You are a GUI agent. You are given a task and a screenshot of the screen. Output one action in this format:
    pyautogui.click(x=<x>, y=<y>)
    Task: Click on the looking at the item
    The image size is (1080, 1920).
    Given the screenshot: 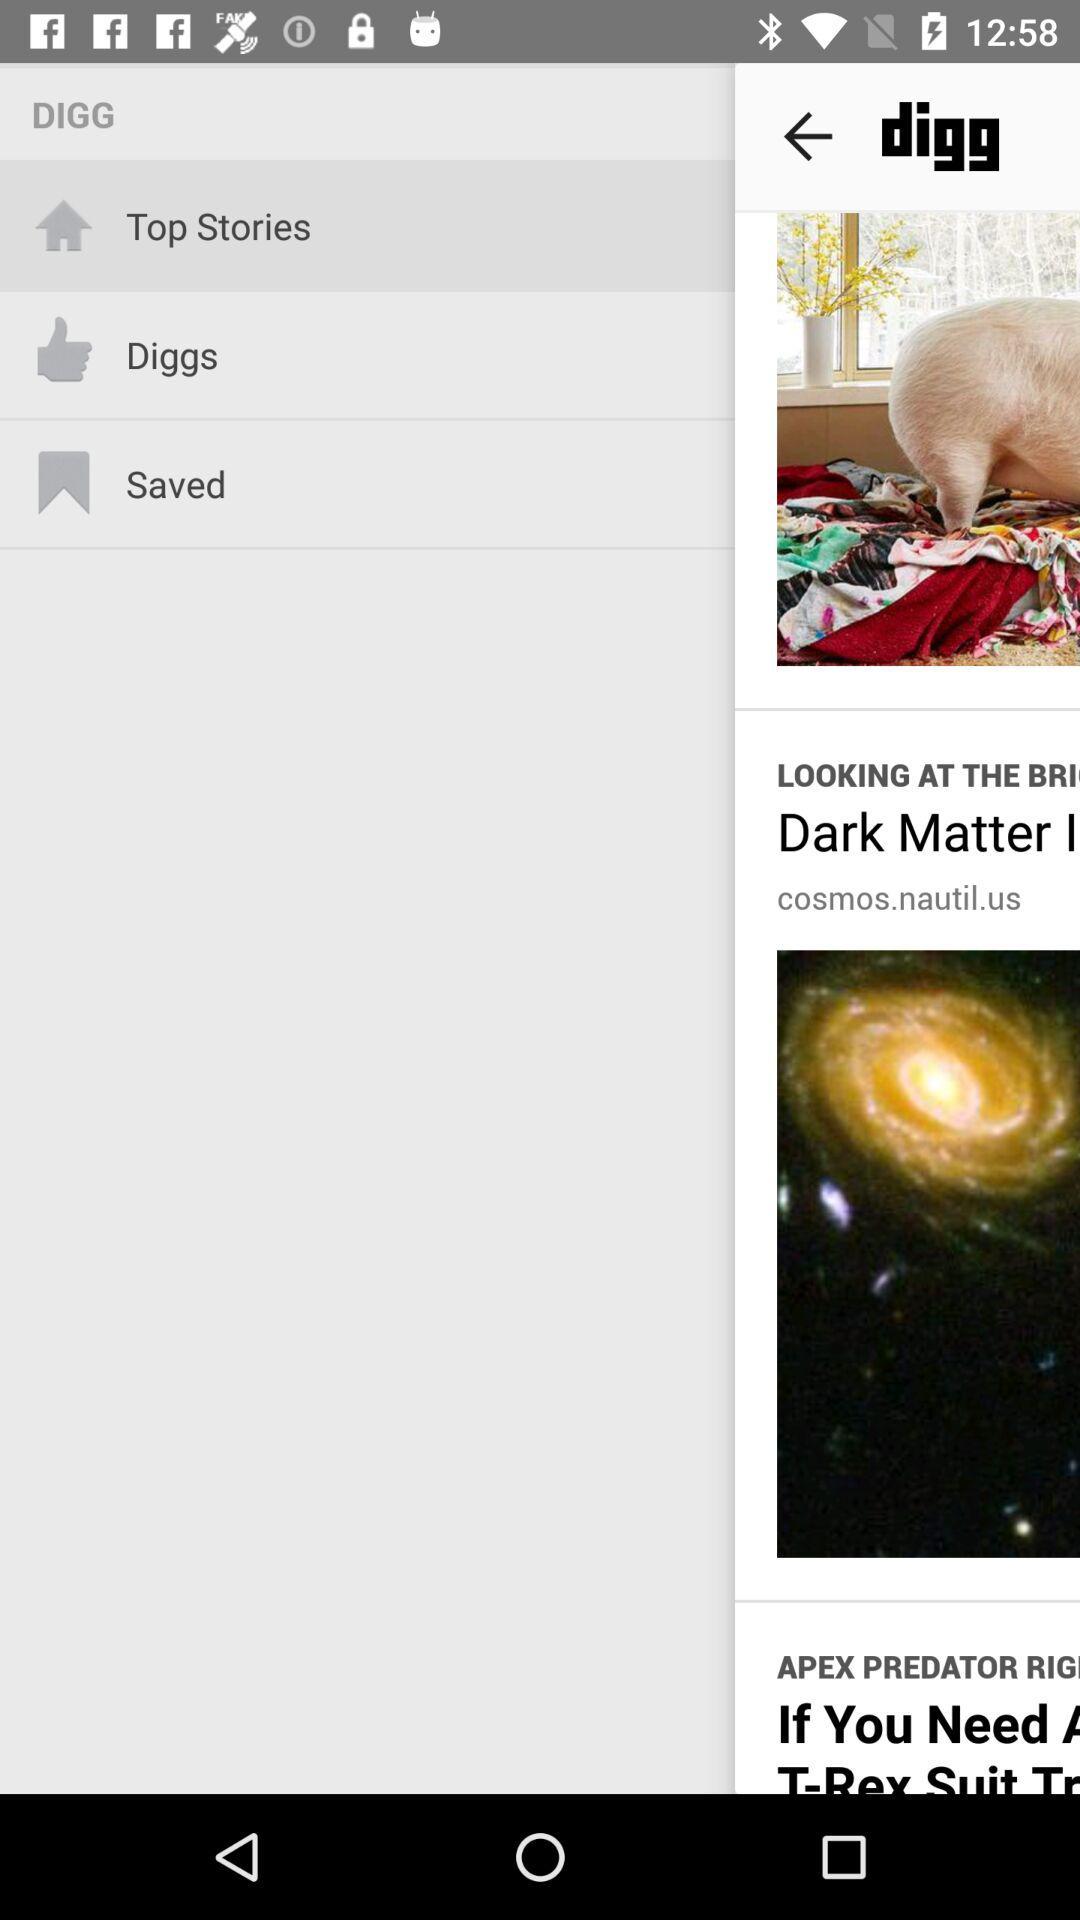 What is the action you would take?
    pyautogui.click(x=928, y=773)
    